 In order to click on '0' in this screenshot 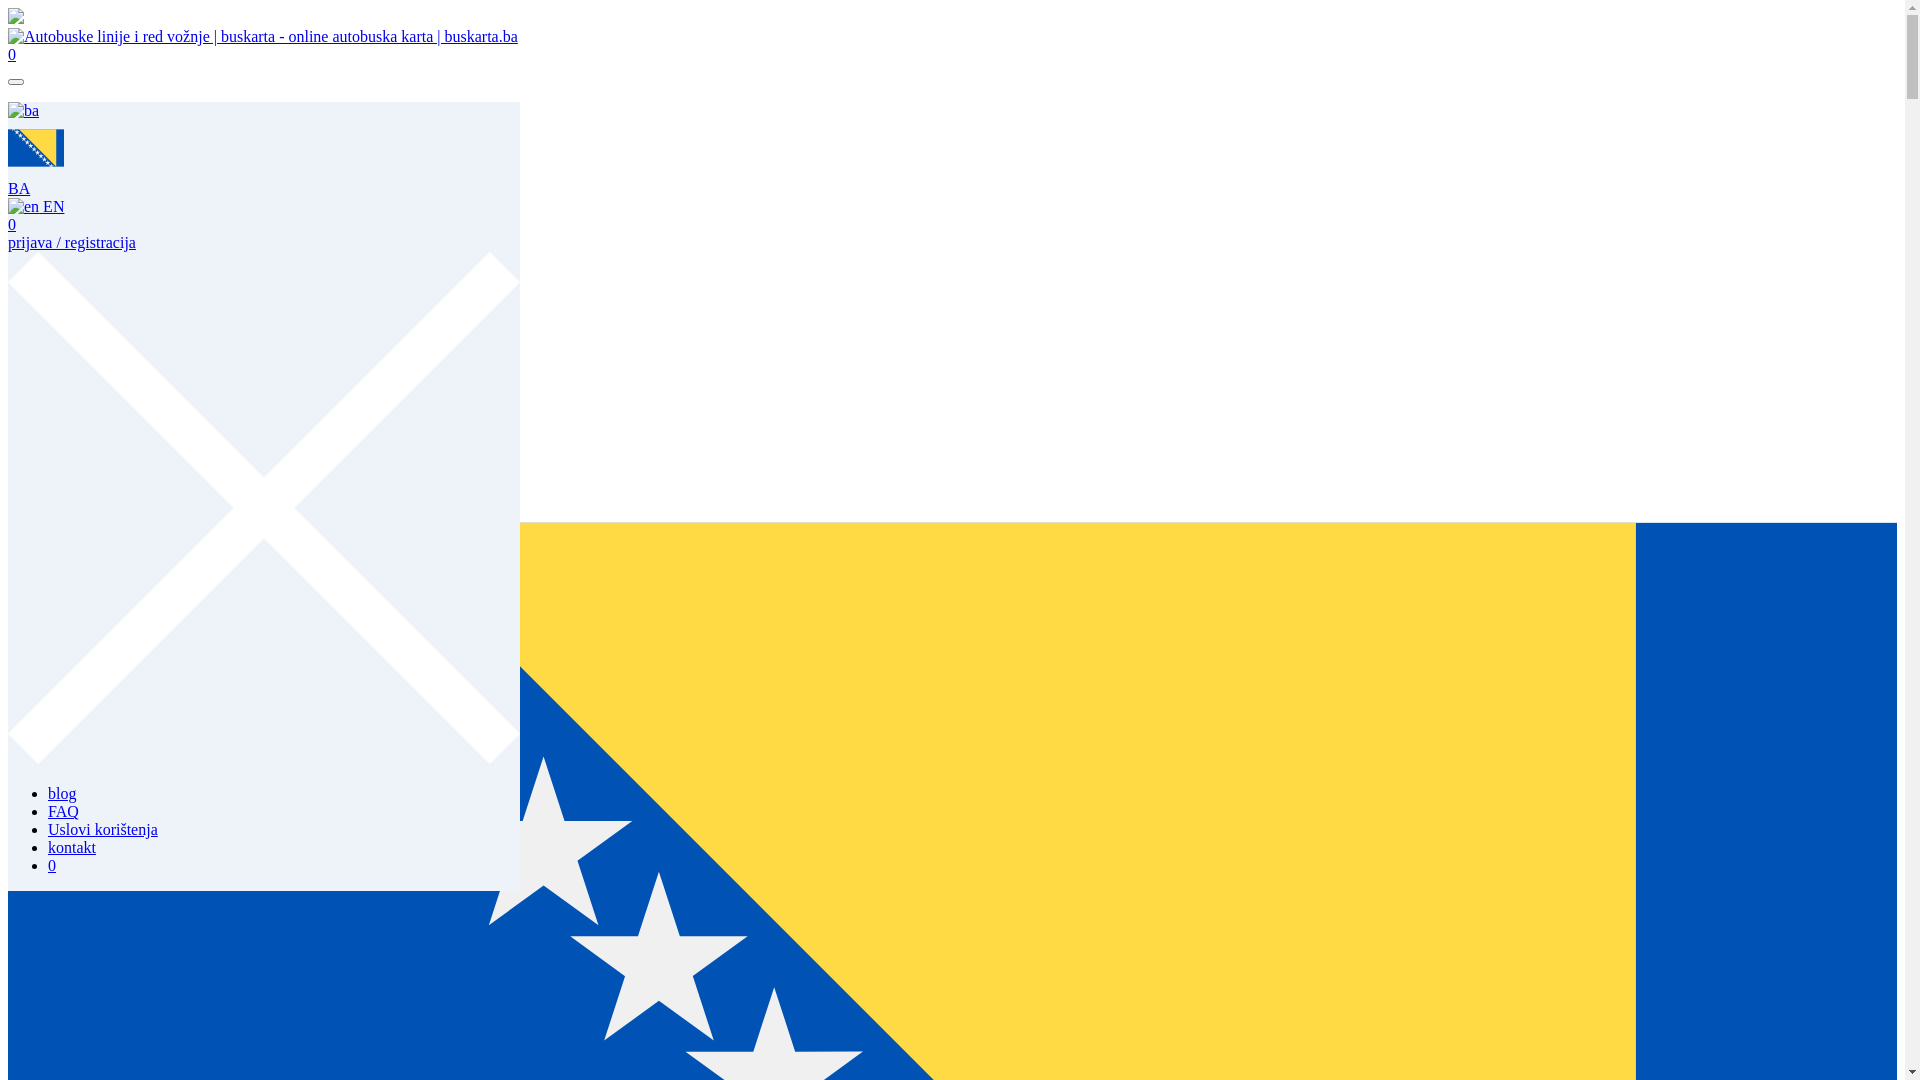, I will do `click(12, 53)`.